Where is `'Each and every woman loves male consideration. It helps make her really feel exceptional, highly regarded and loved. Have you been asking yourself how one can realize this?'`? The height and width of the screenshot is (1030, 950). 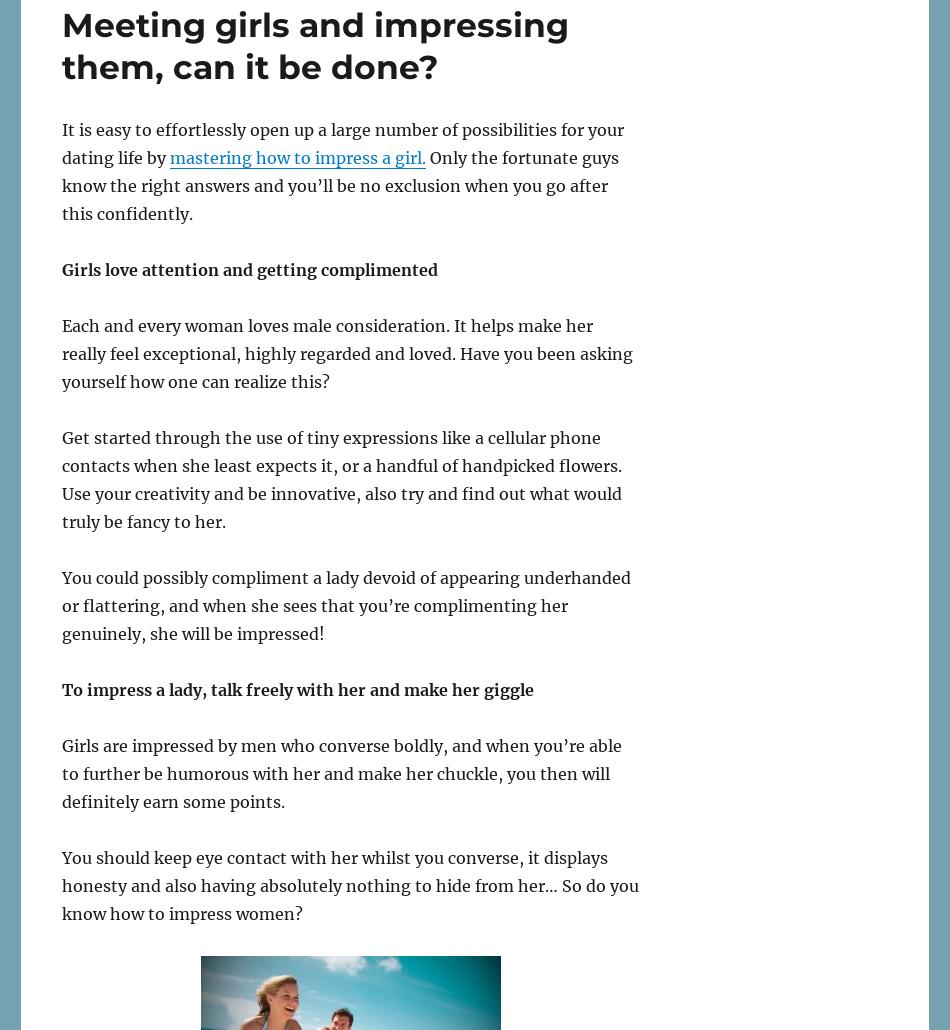
'Each and every woman loves male consideration. It helps make her really feel exceptional, highly regarded and loved. Have you been asking yourself how one can realize this?' is located at coordinates (62, 352).